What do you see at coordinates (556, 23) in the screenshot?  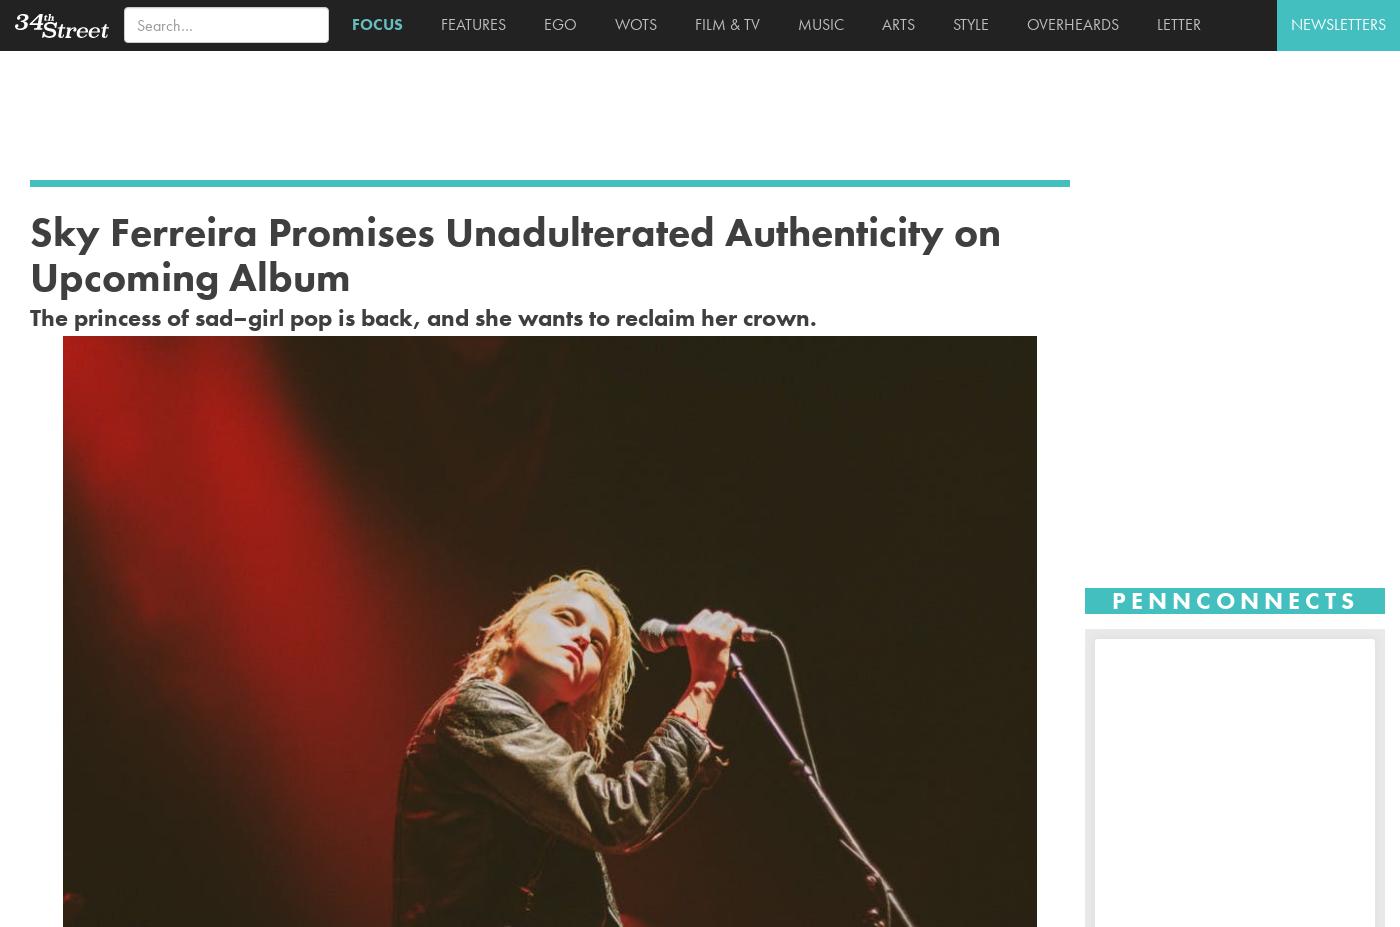 I see `'EGO'` at bounding box center [556, 23].